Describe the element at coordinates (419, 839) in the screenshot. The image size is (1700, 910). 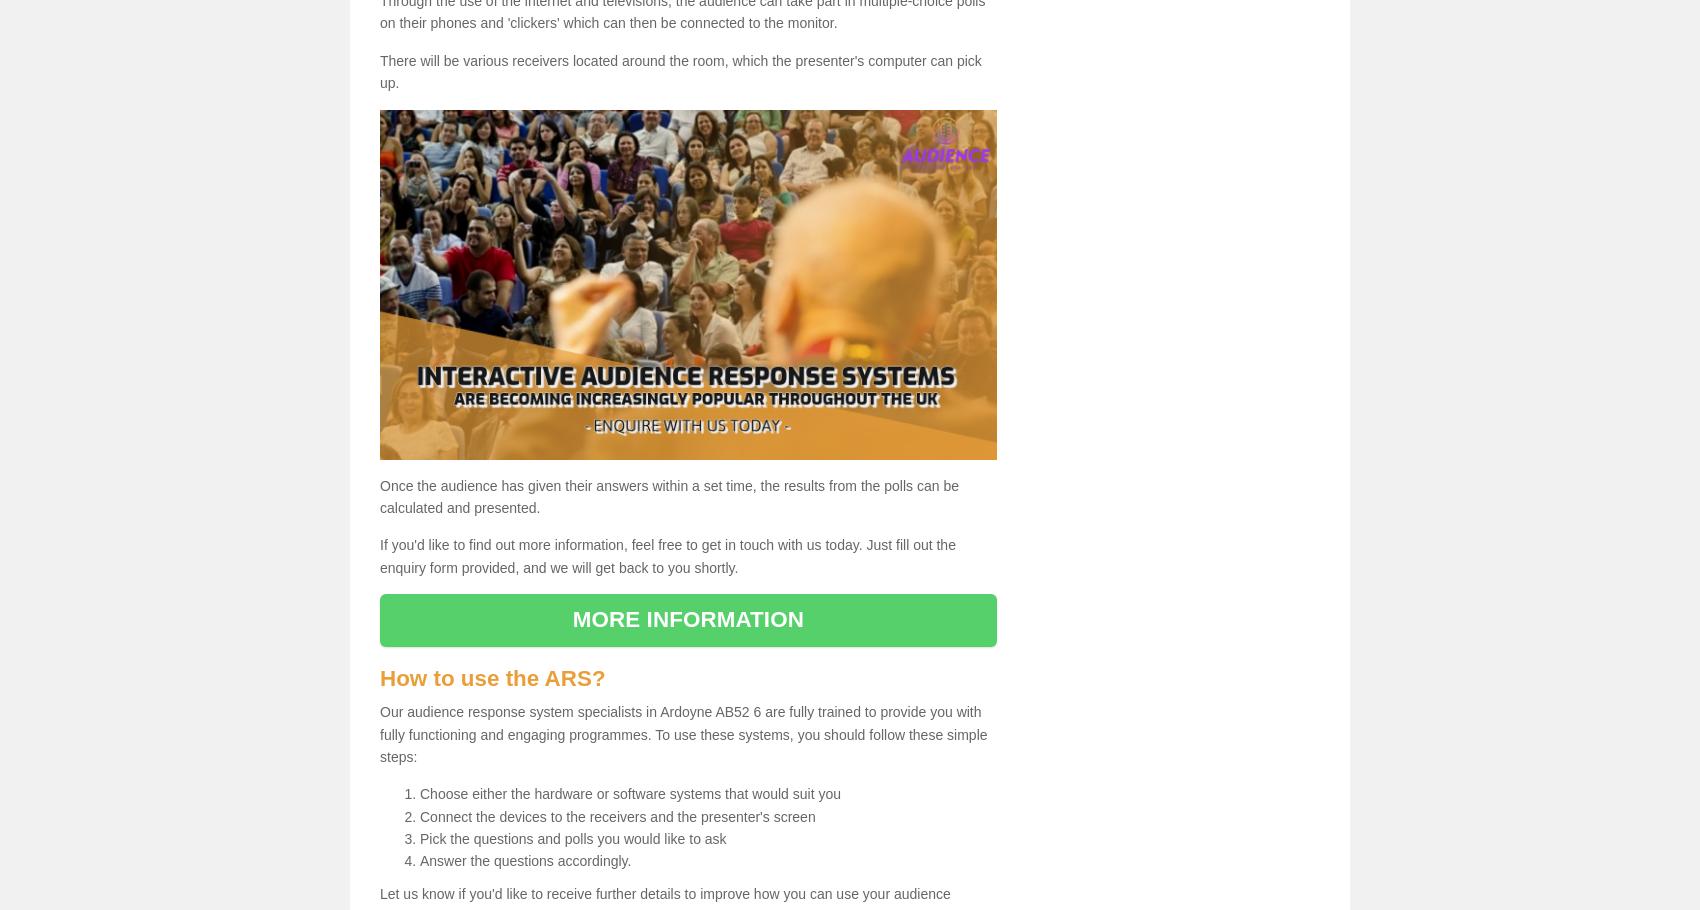
I see `'Pick the questions and polls you would like to ask'` at that location.